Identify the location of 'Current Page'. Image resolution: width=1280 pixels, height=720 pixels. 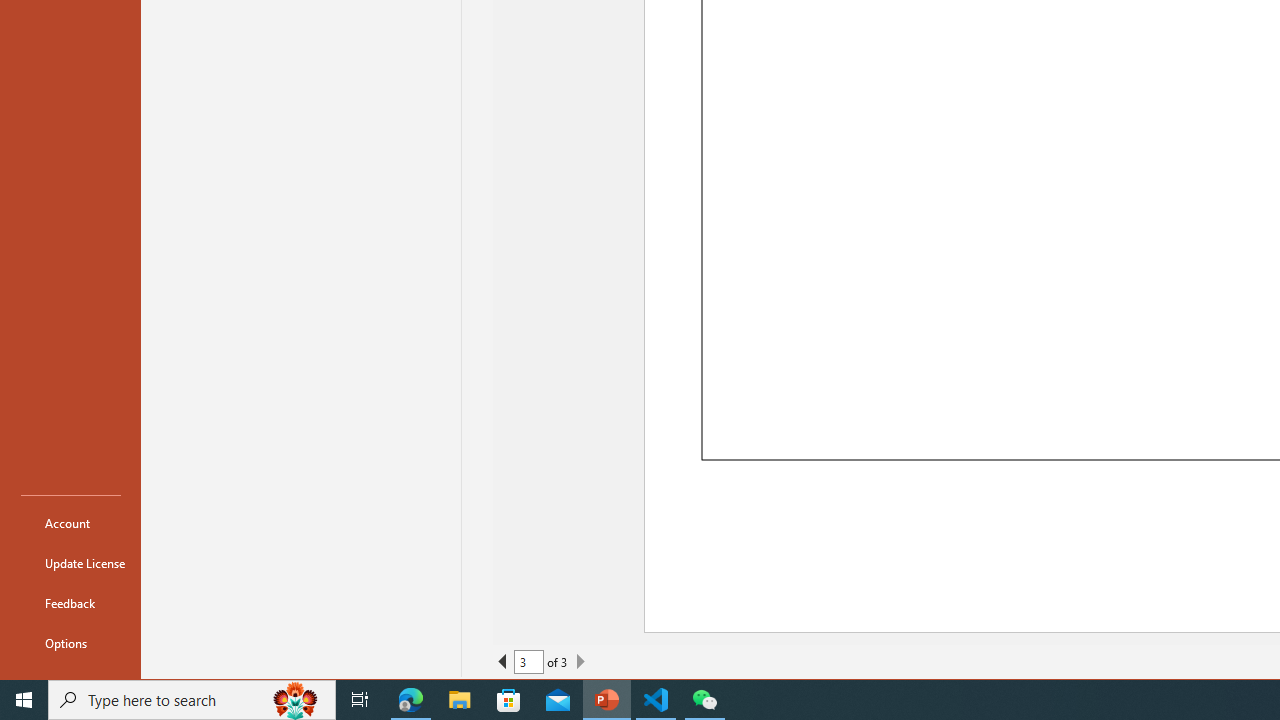
(528, 662).